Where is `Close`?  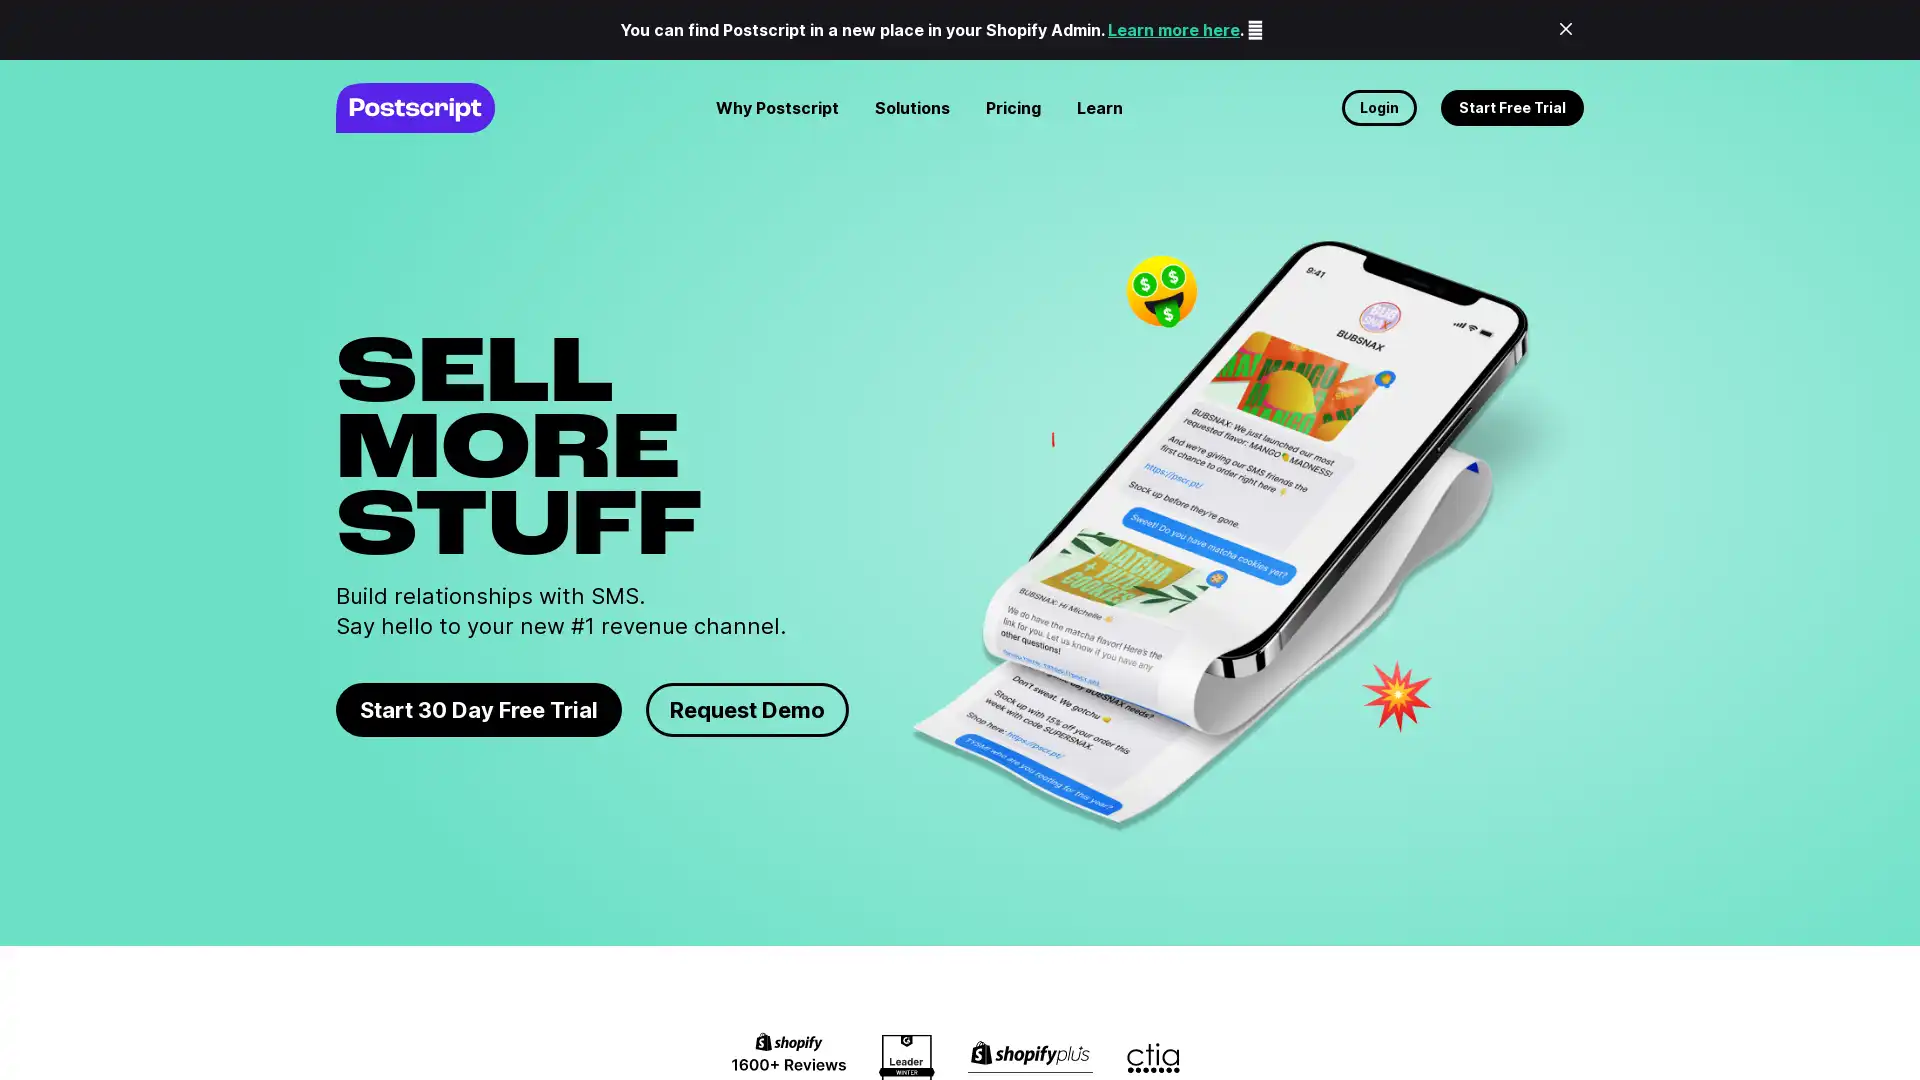
Close is located at coordinates (1875, 515).